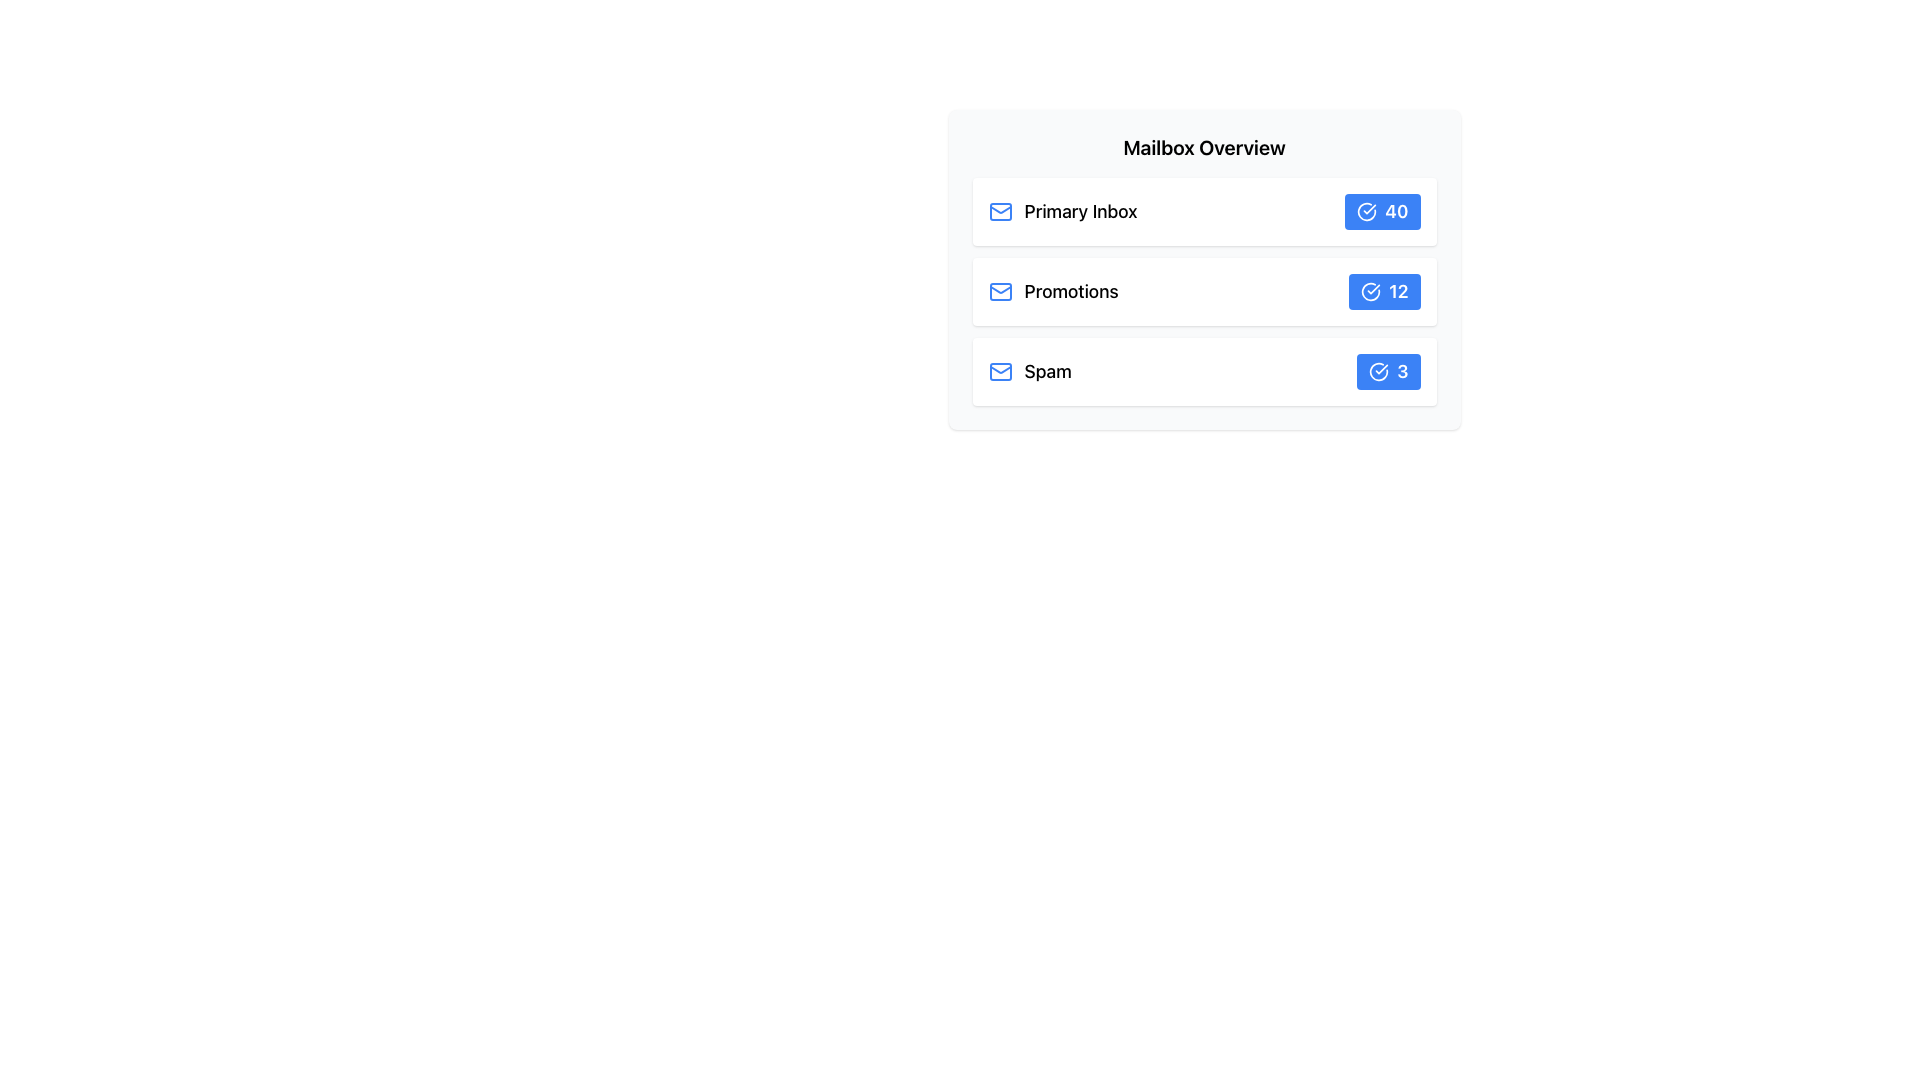 This screenshot has height=1080, width=1920. What do you see at coordinates (1061, 212) in the screenshot?
I see `the 'Primary Inbox' text label and blue mail icon` at bounding box center [1061, 212].